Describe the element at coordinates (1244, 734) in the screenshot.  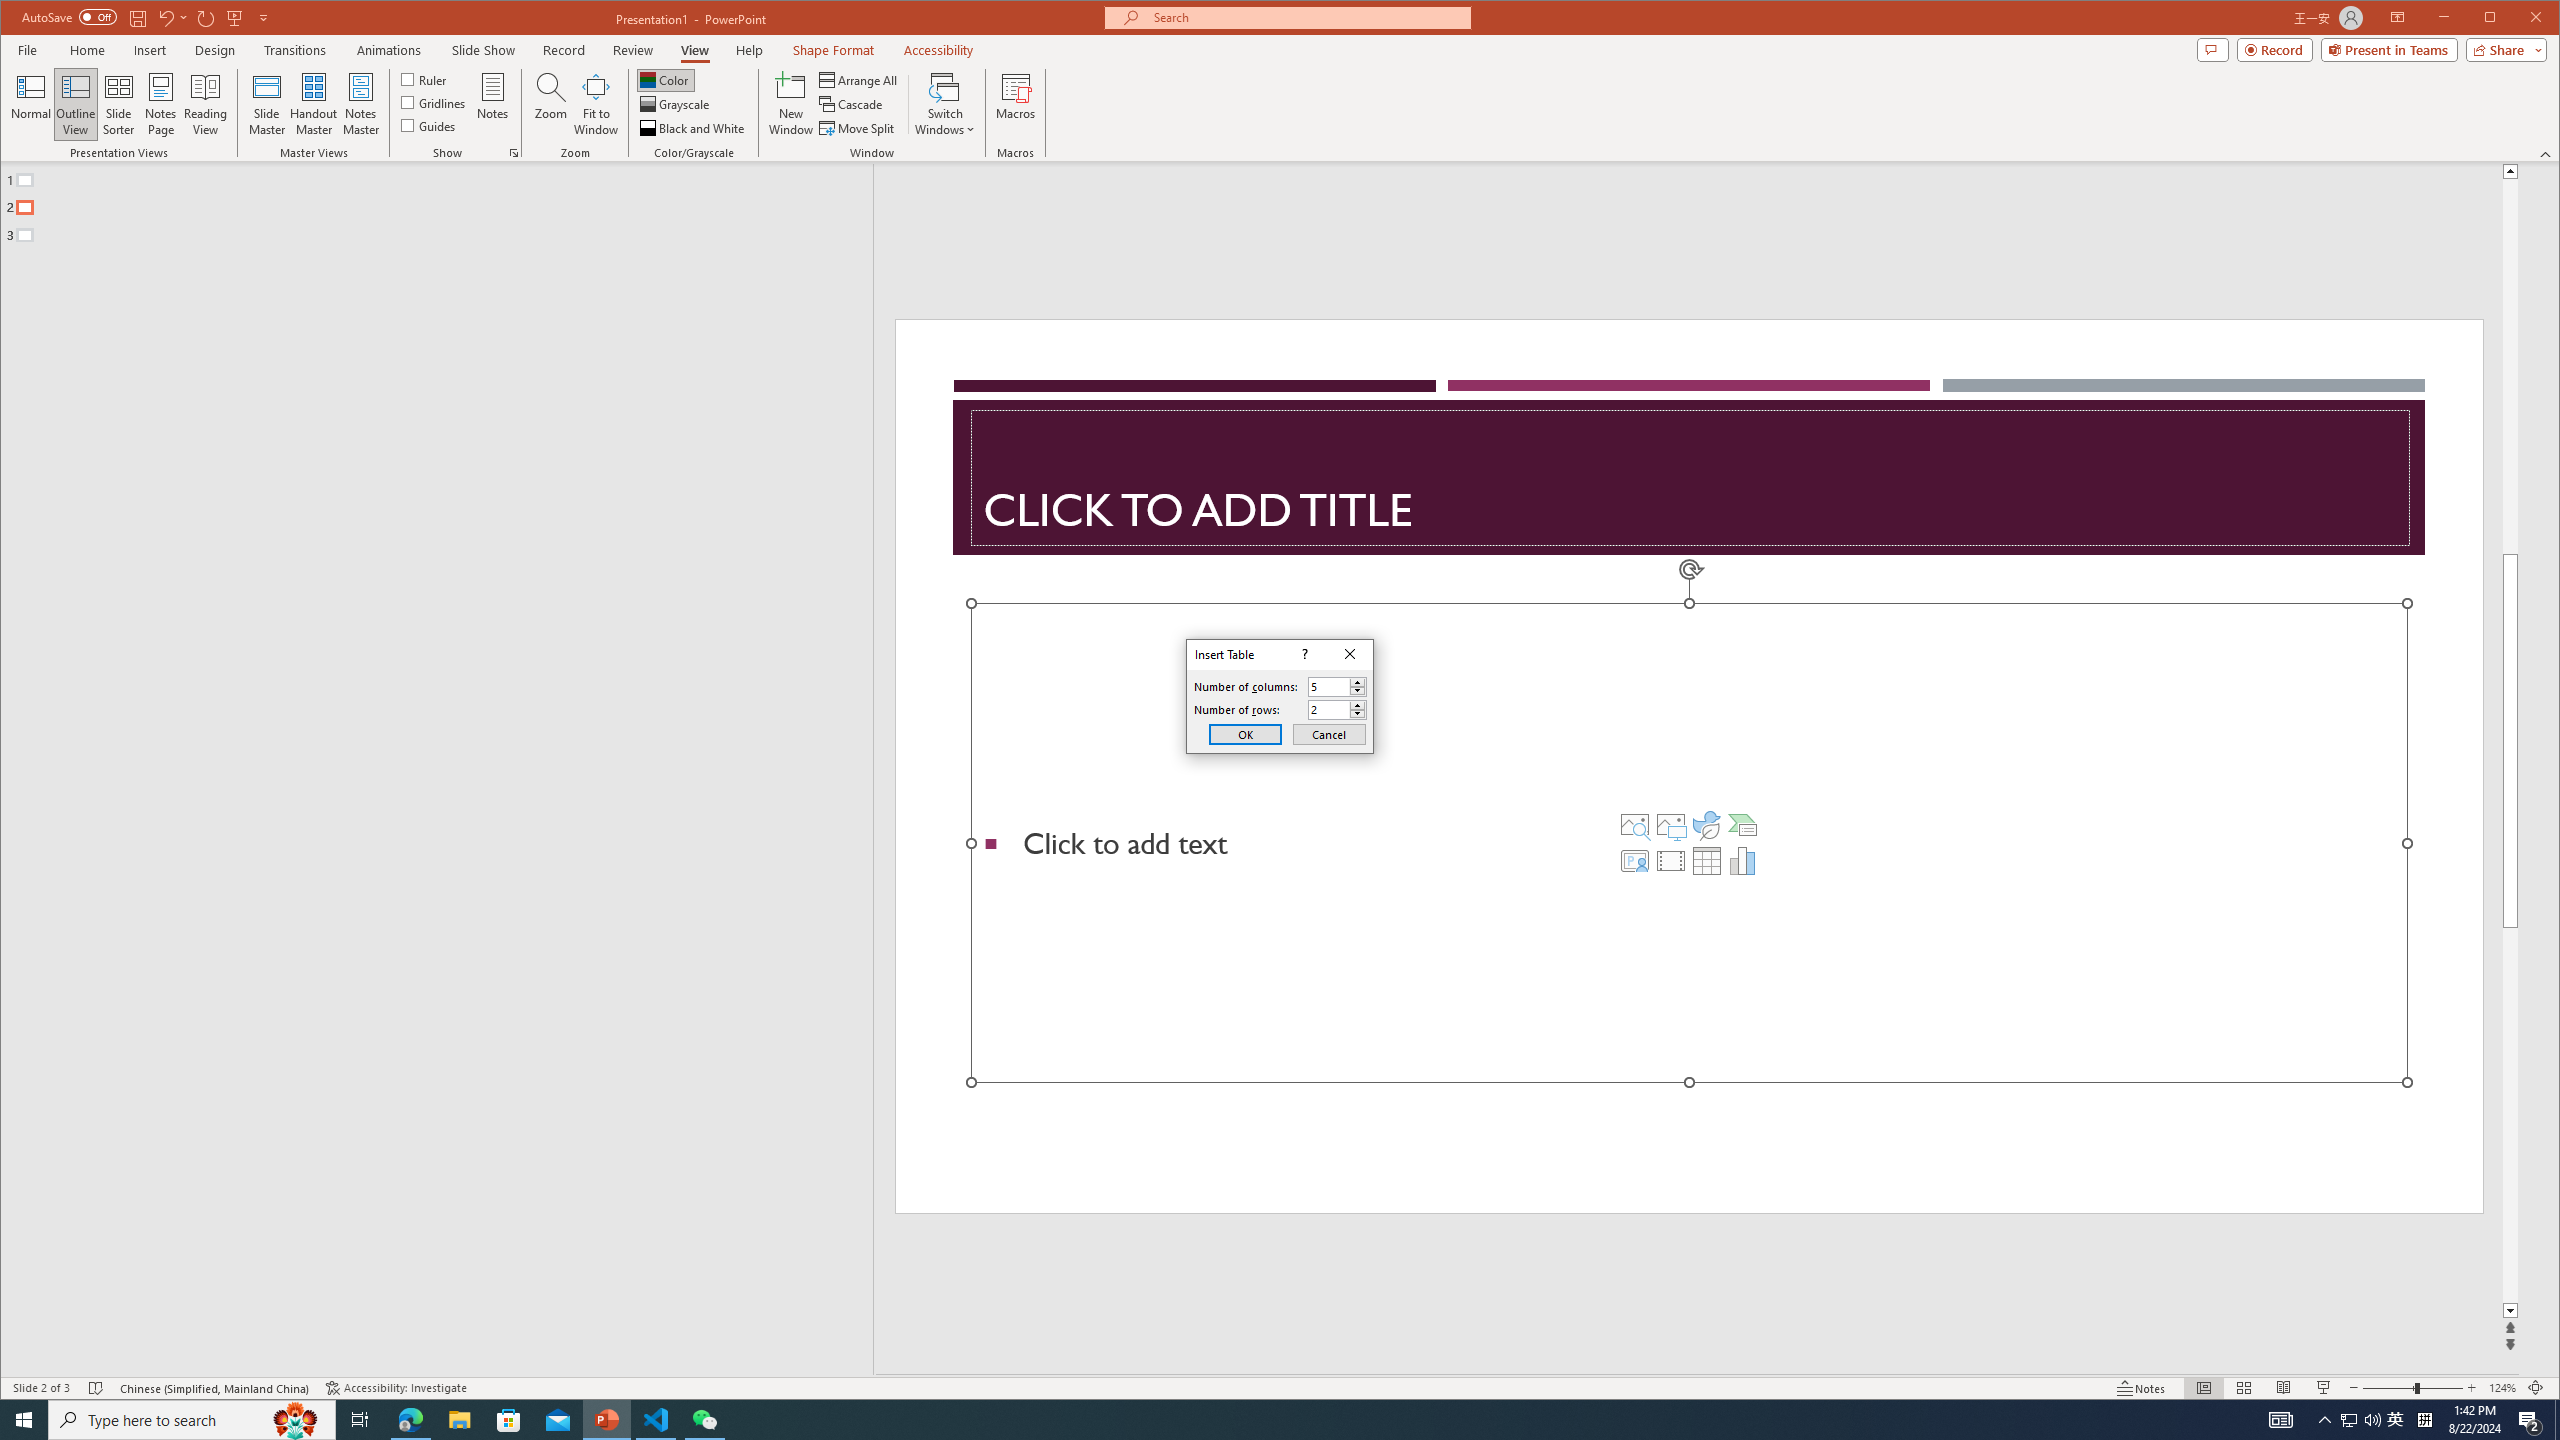
I see `'OK'` at that location.